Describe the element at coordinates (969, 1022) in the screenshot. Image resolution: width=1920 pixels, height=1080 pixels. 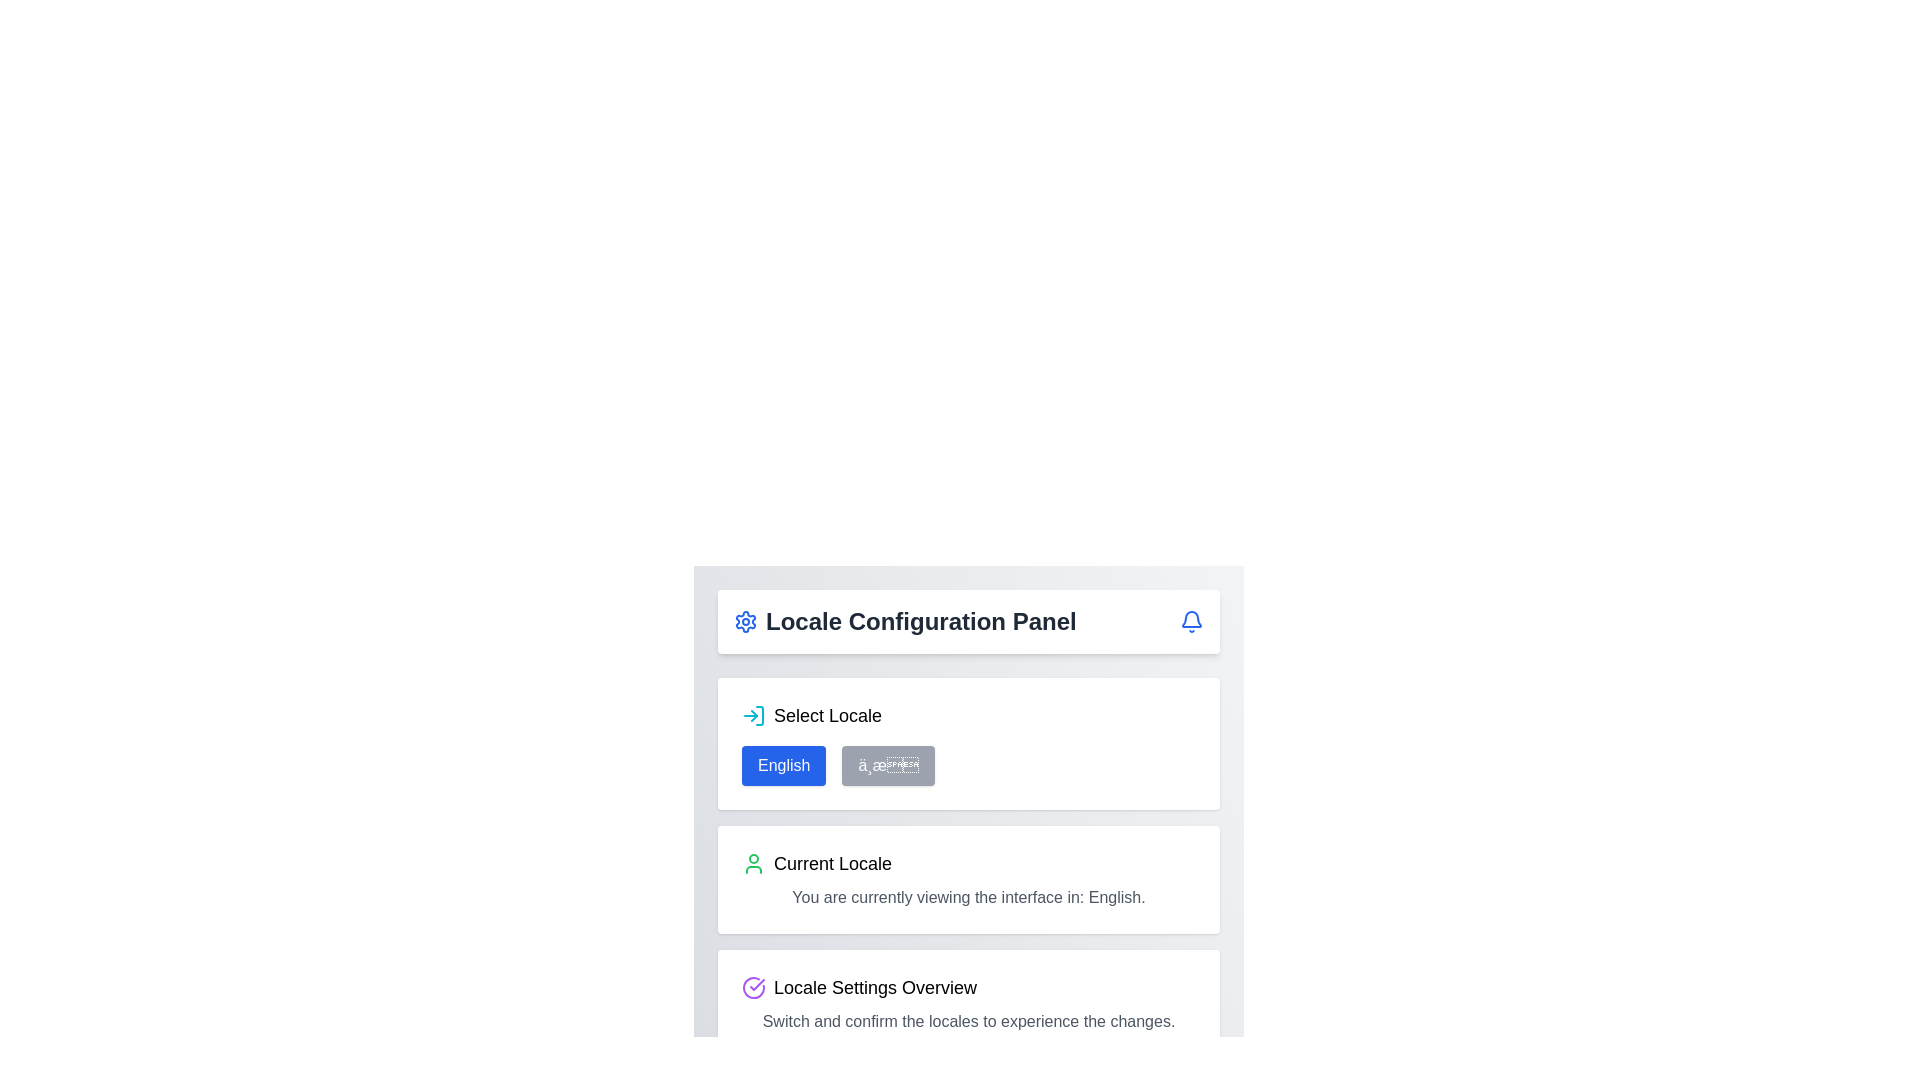
I see `static text label located below the title 'Locale Settings Overview', which is styled with a gray font color and provides additional explanatory information` at that location.